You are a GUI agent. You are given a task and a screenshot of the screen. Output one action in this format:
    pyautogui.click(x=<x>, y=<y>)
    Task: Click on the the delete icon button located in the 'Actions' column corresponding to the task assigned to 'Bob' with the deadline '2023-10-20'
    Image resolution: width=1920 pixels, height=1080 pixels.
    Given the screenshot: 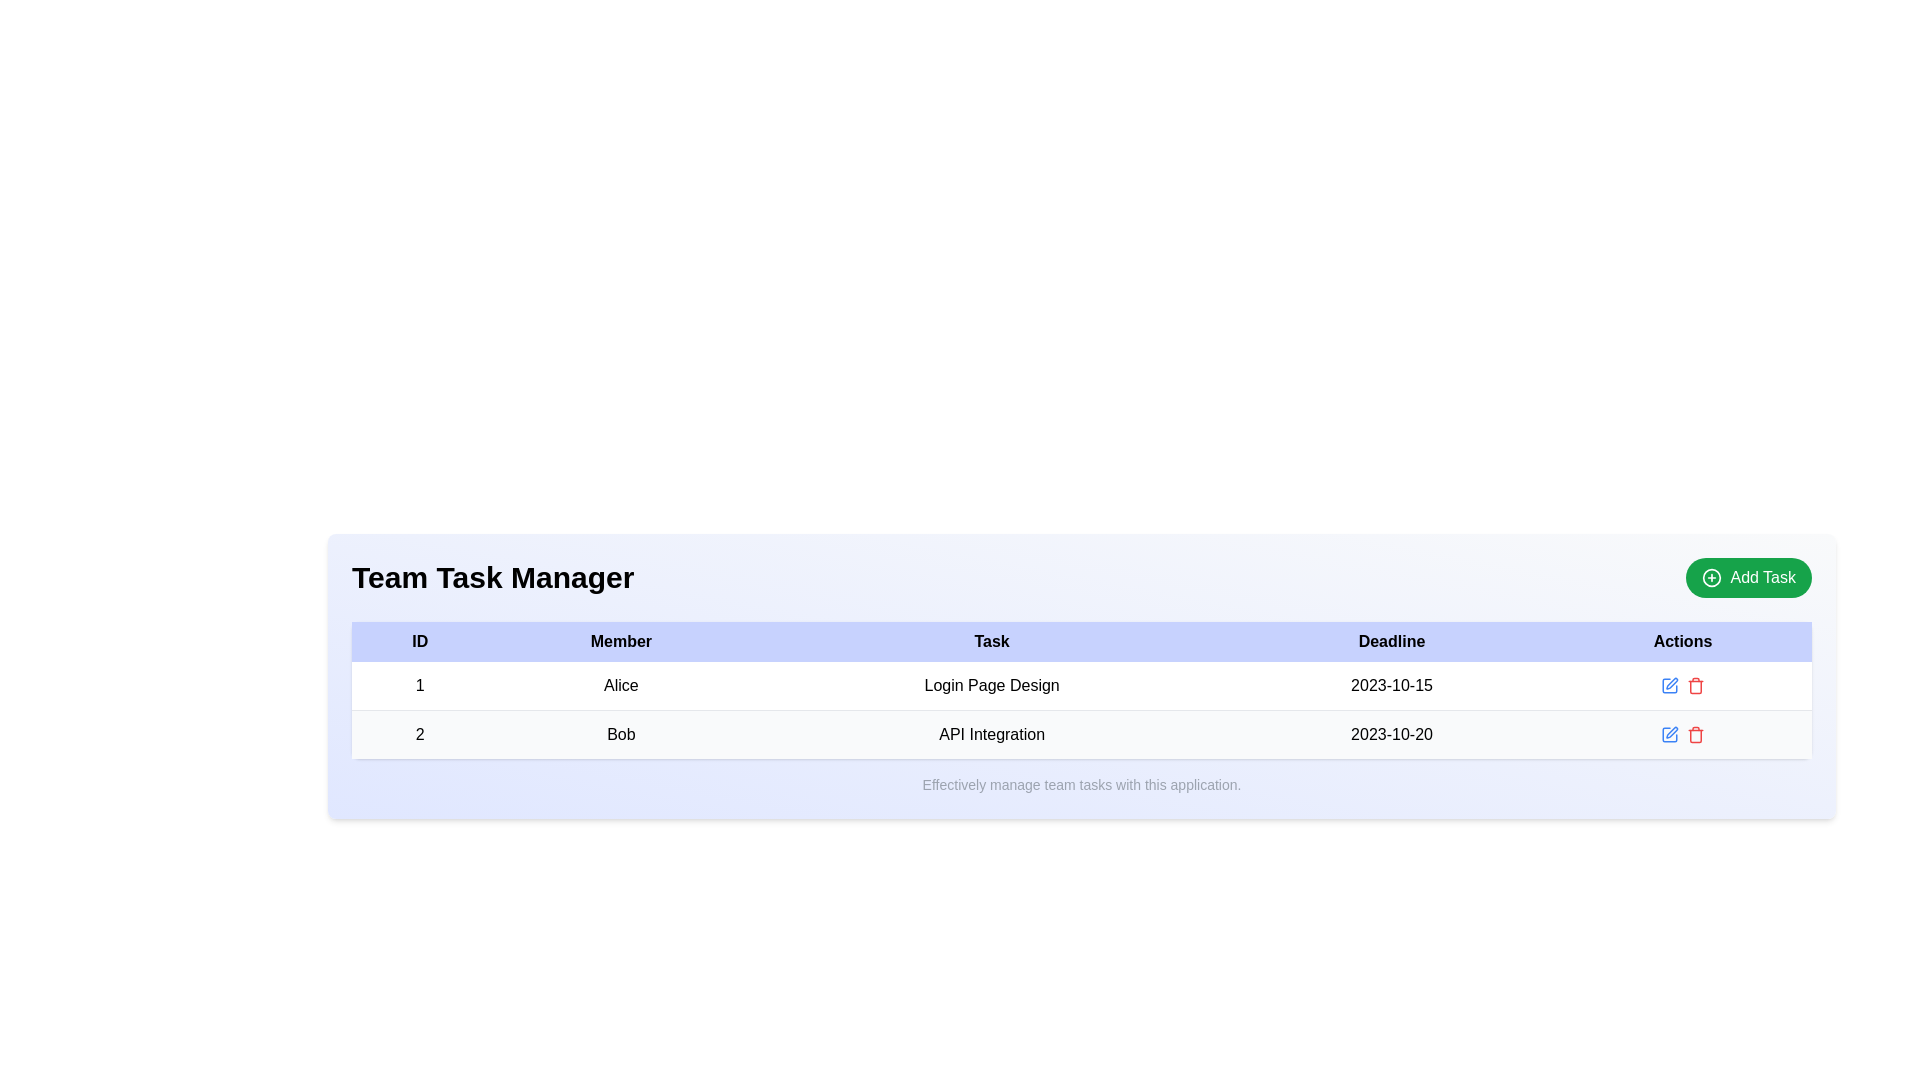 What is the action you would take?
    pyautogui.click(x=1694, y=735)
    